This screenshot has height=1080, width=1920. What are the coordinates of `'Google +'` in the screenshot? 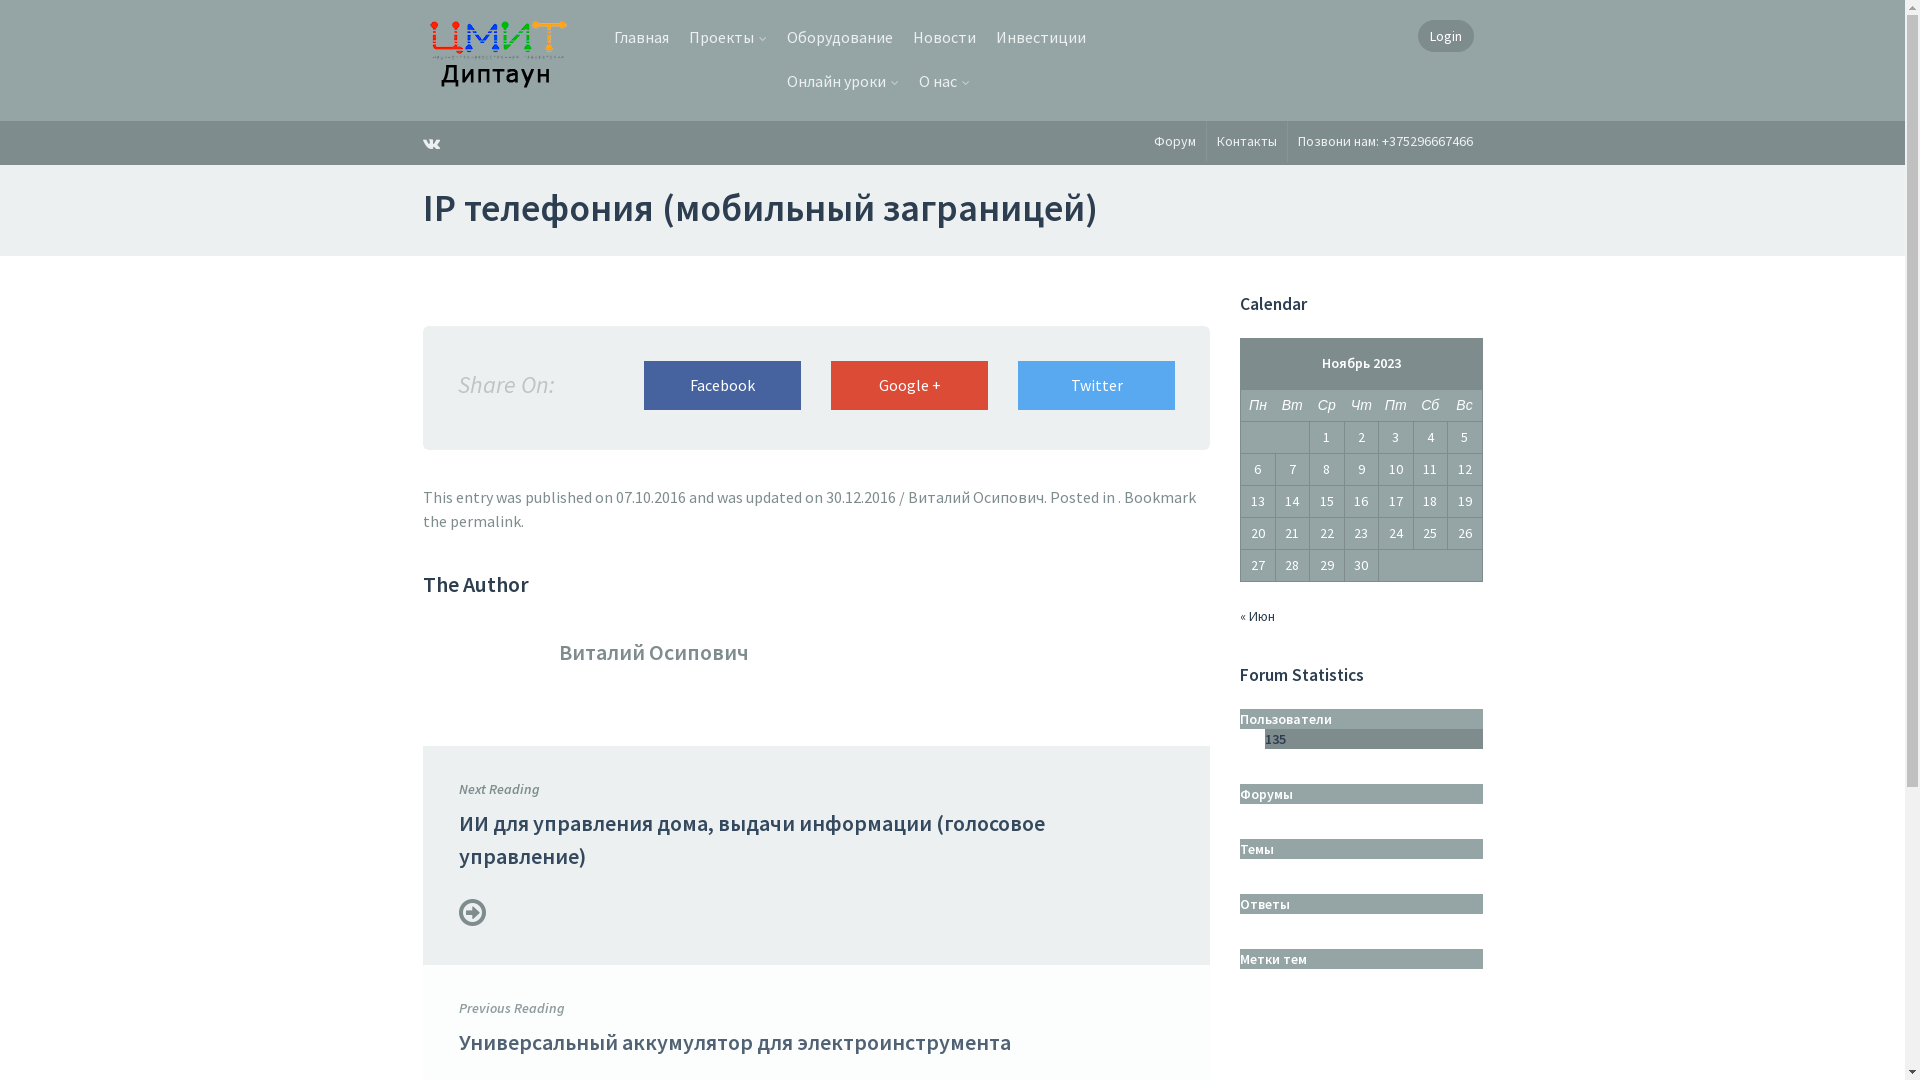 It's located at (830, 385).